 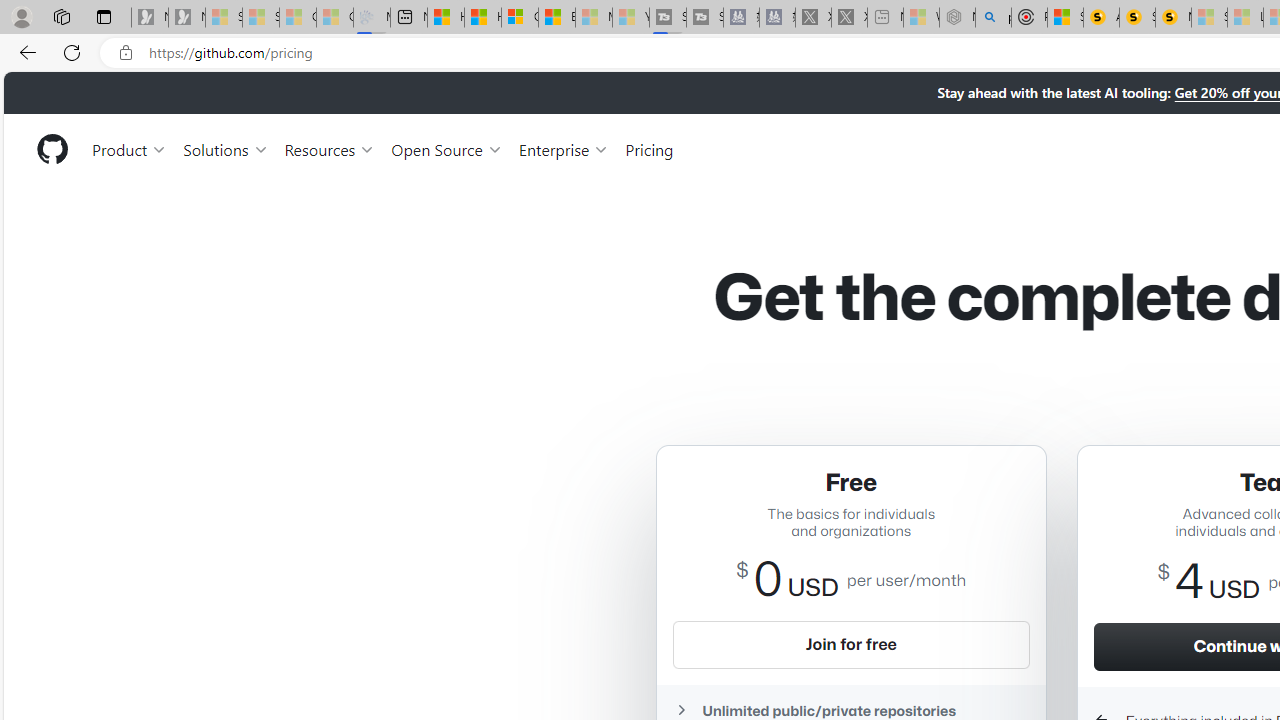 What do you see at coordinates (330, 148) in the screenshot?
I see `'Resources'` at bounding box center [330, 148].